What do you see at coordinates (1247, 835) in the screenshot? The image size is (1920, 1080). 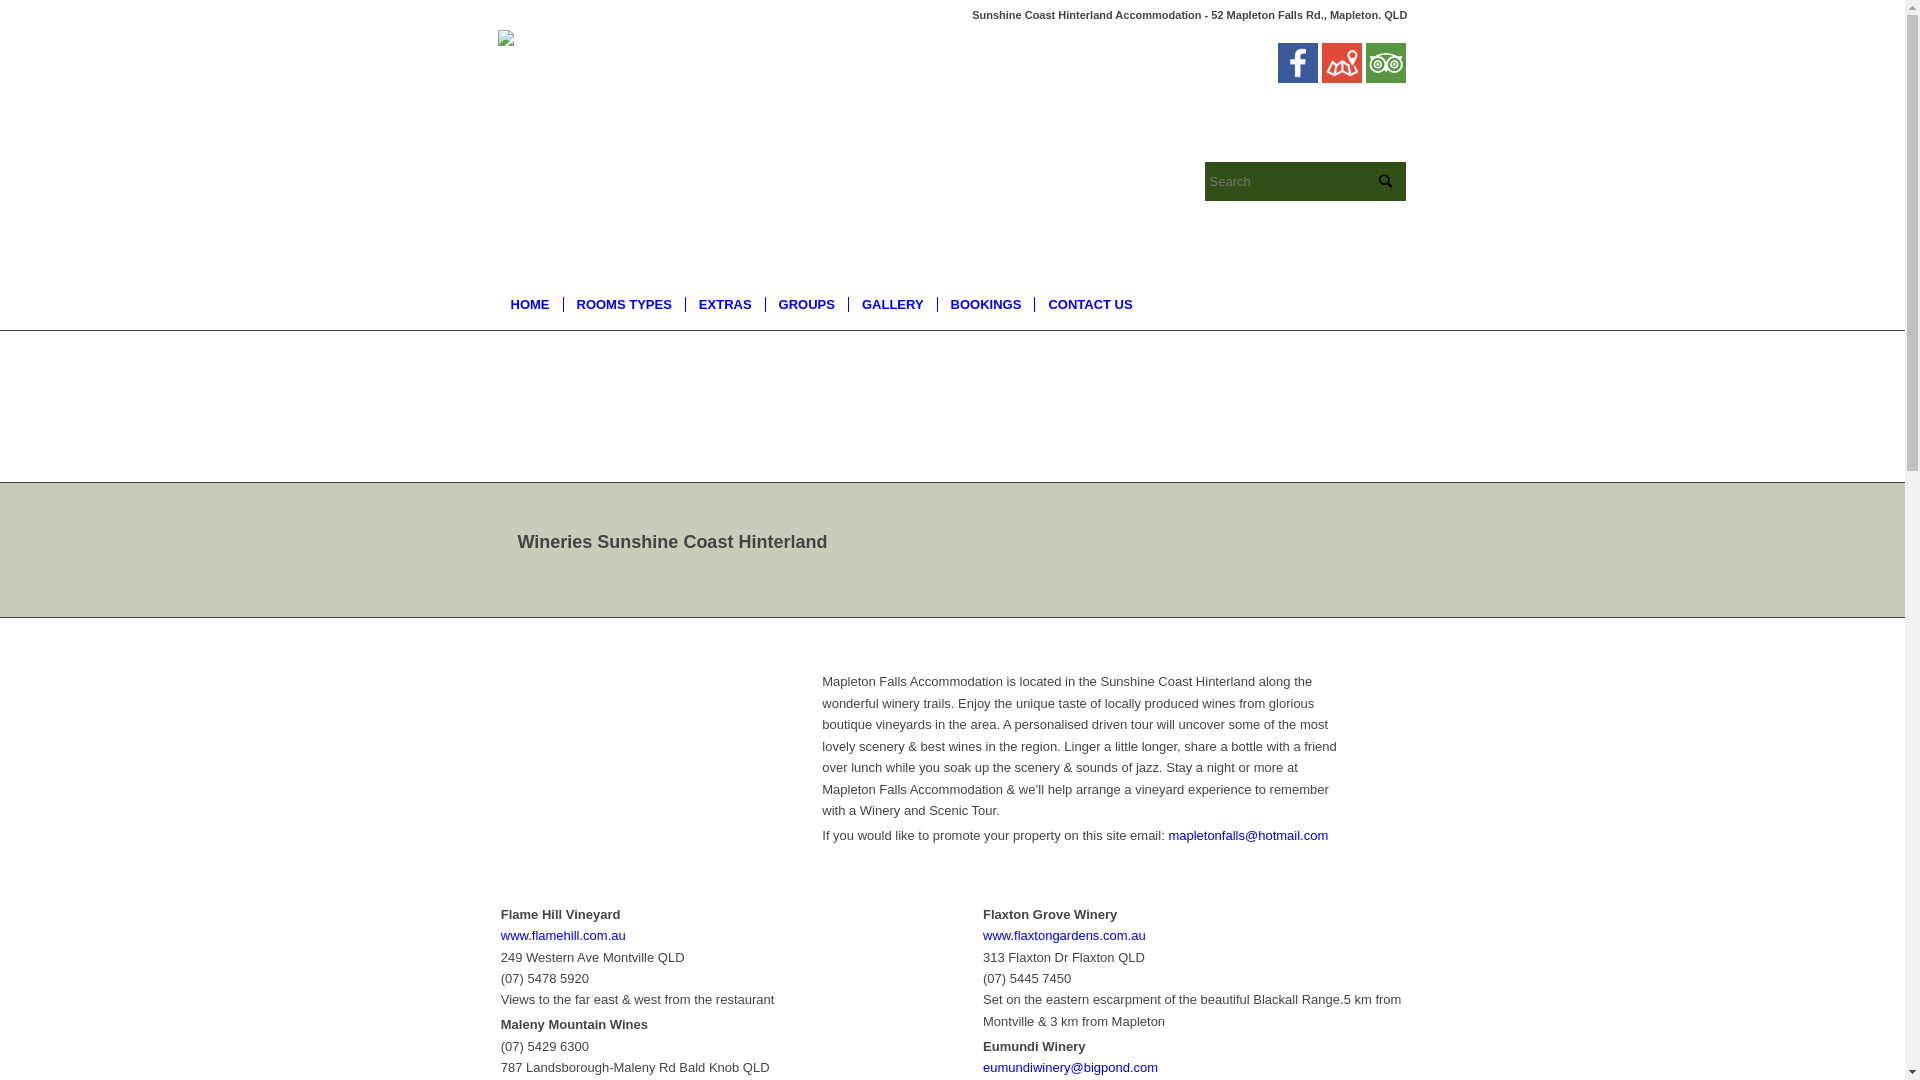 I see `'mapletonfalls@hotmail.com'` at bounding box center [1247, 835].